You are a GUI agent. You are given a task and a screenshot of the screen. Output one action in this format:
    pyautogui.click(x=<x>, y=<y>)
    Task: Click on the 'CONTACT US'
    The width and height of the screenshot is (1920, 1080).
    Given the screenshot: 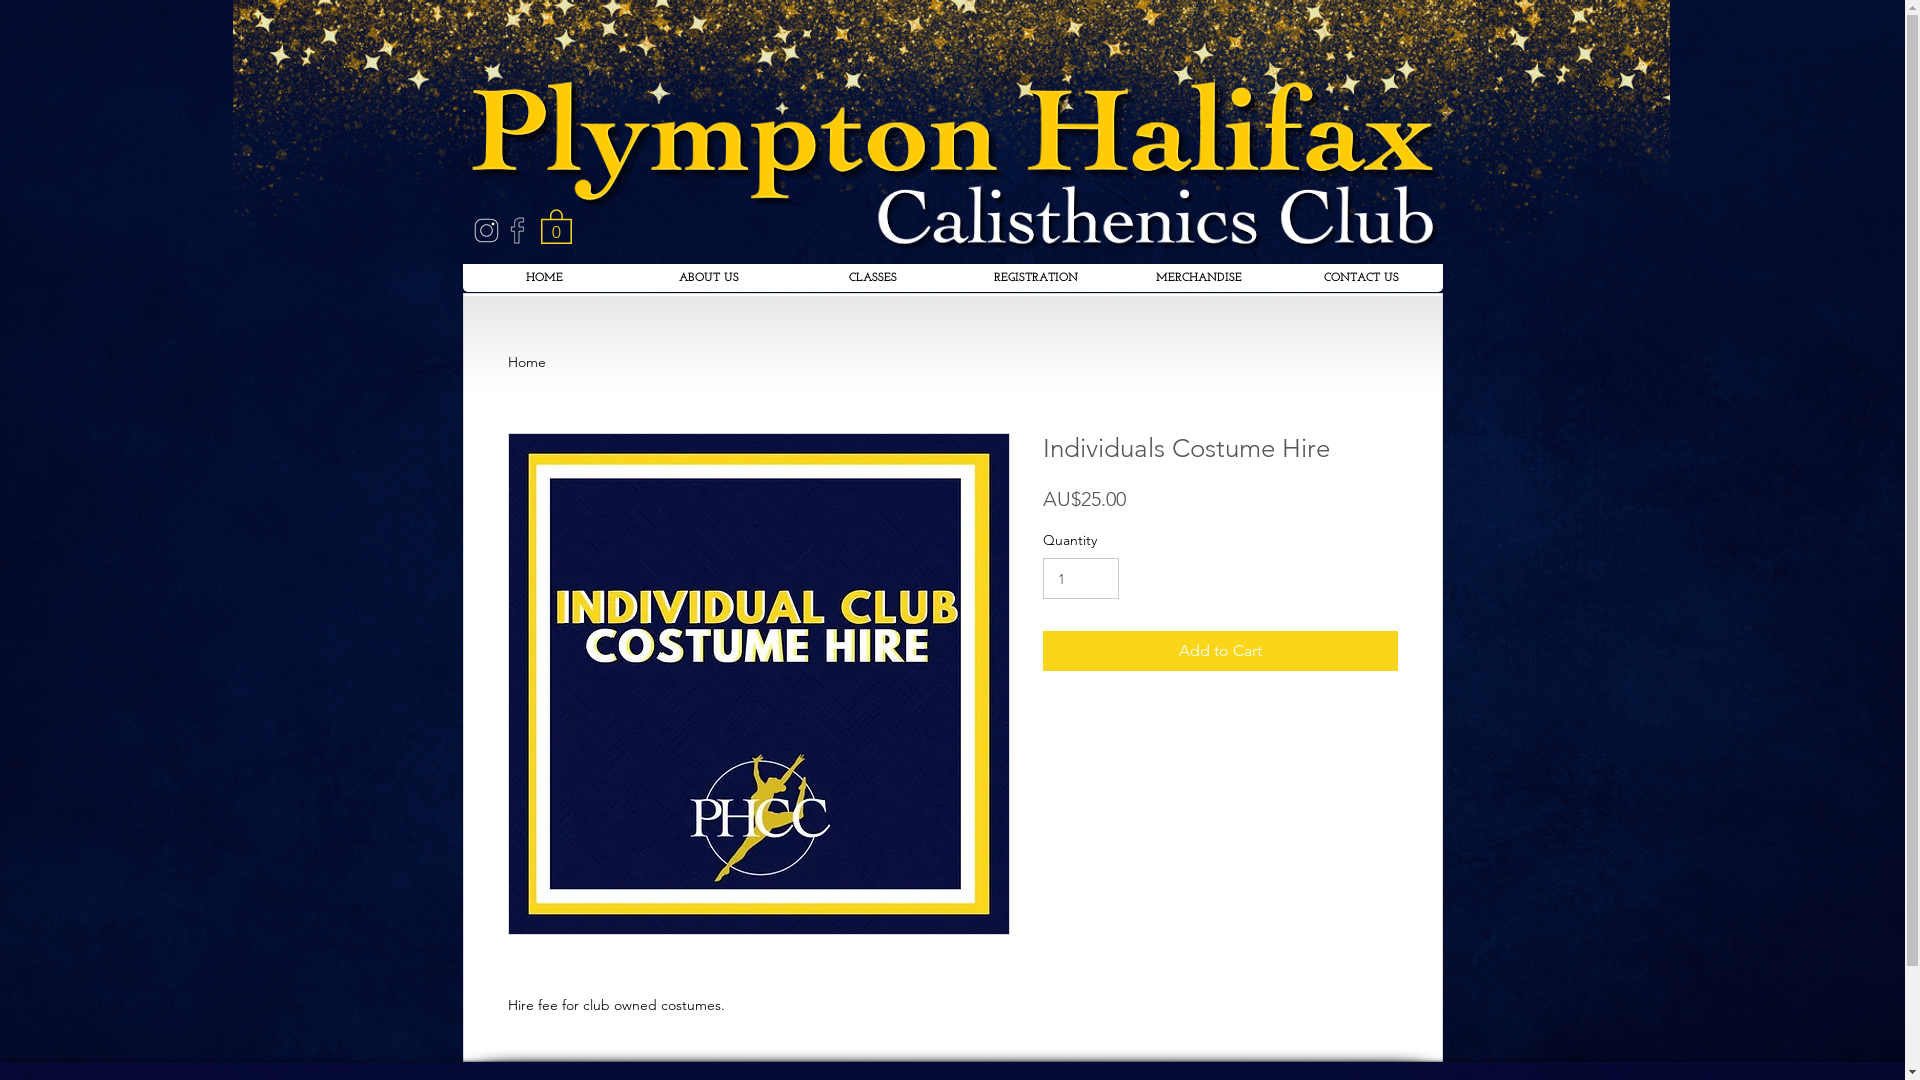 What is the action you would take?
    pyautogui.click(x=1360, y=277)
    